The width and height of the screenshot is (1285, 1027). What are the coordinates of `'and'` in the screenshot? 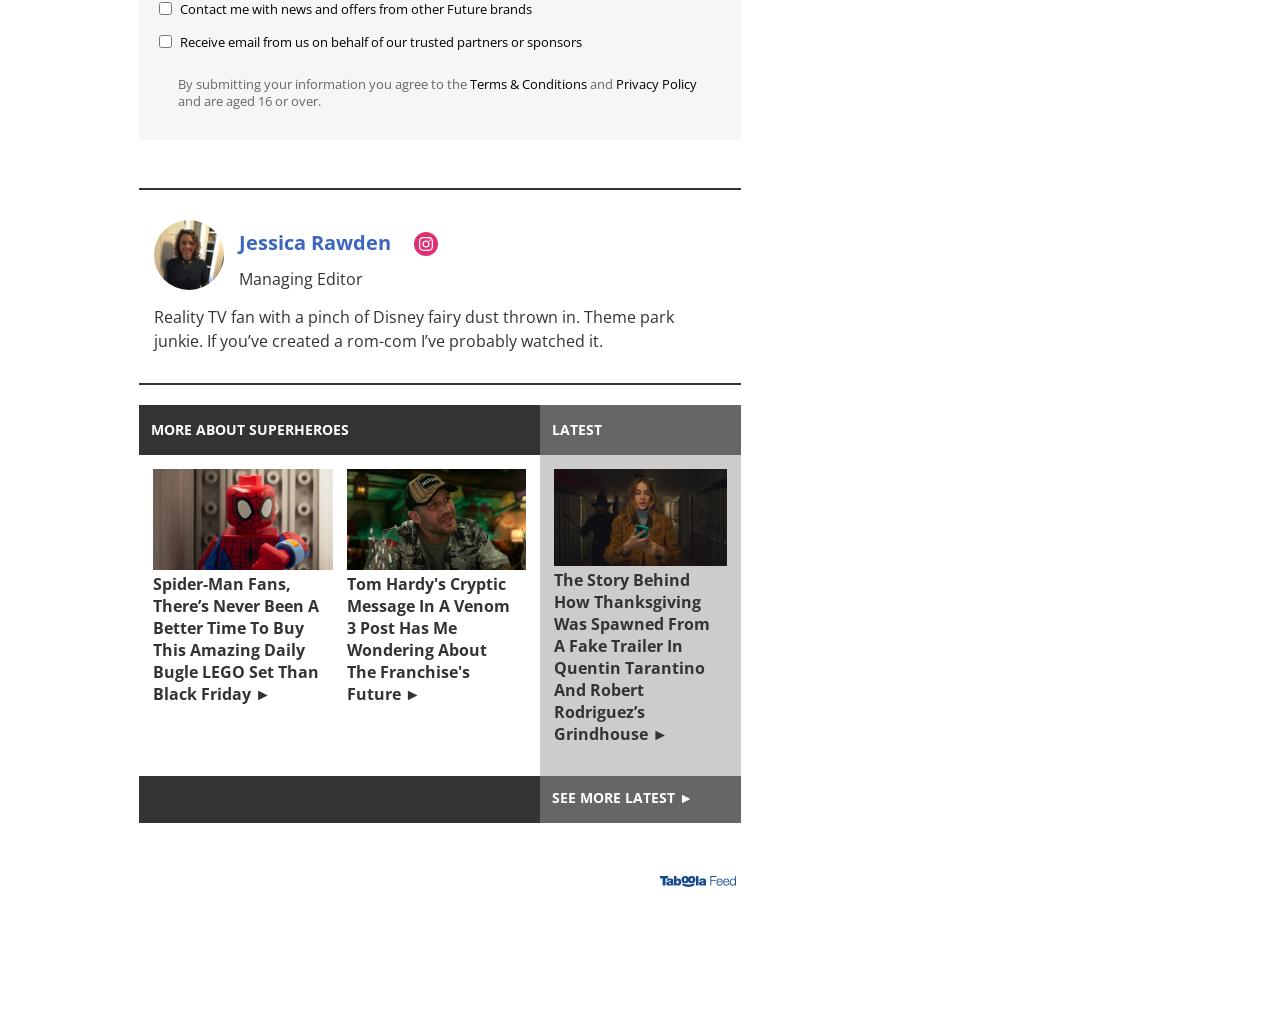 It's located at (601, 83).